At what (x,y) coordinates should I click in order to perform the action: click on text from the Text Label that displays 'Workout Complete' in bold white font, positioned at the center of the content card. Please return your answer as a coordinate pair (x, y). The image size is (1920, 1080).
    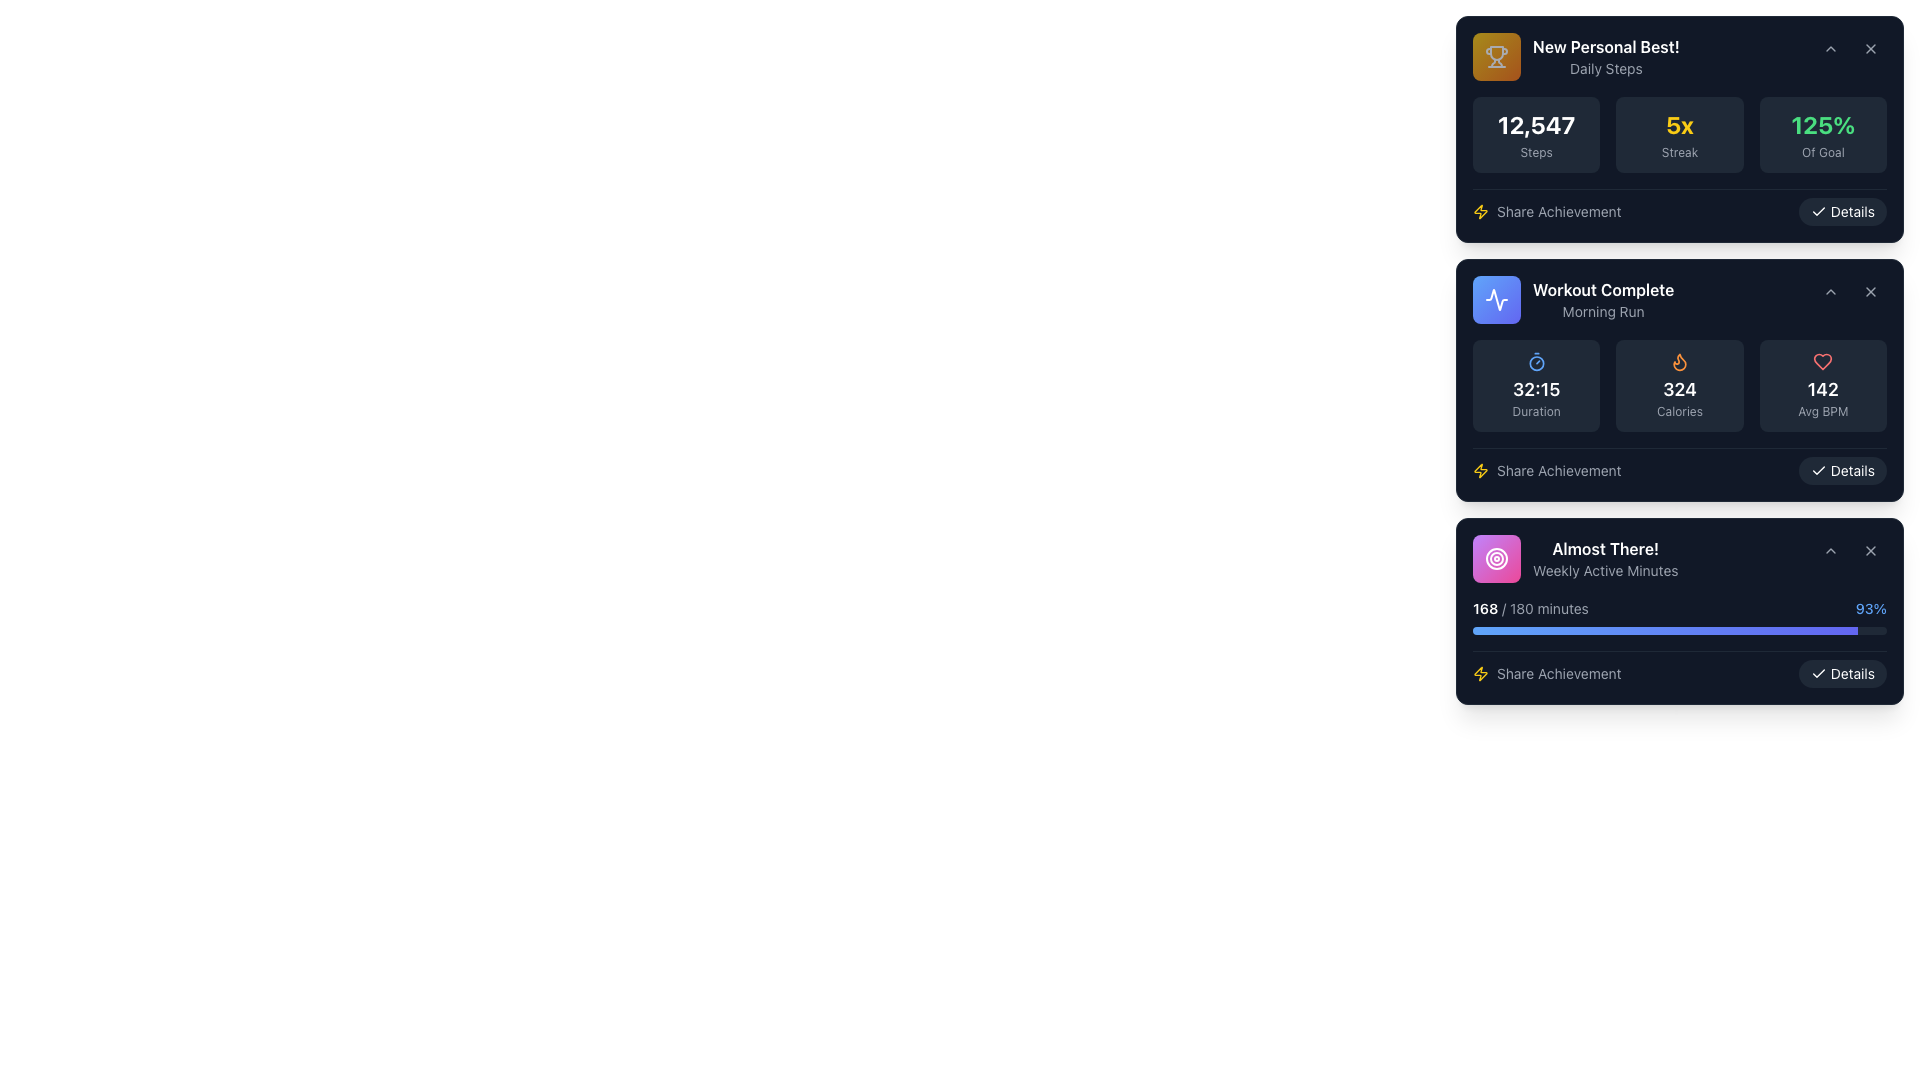
    Looking at the image, I should click on (1603, 289).